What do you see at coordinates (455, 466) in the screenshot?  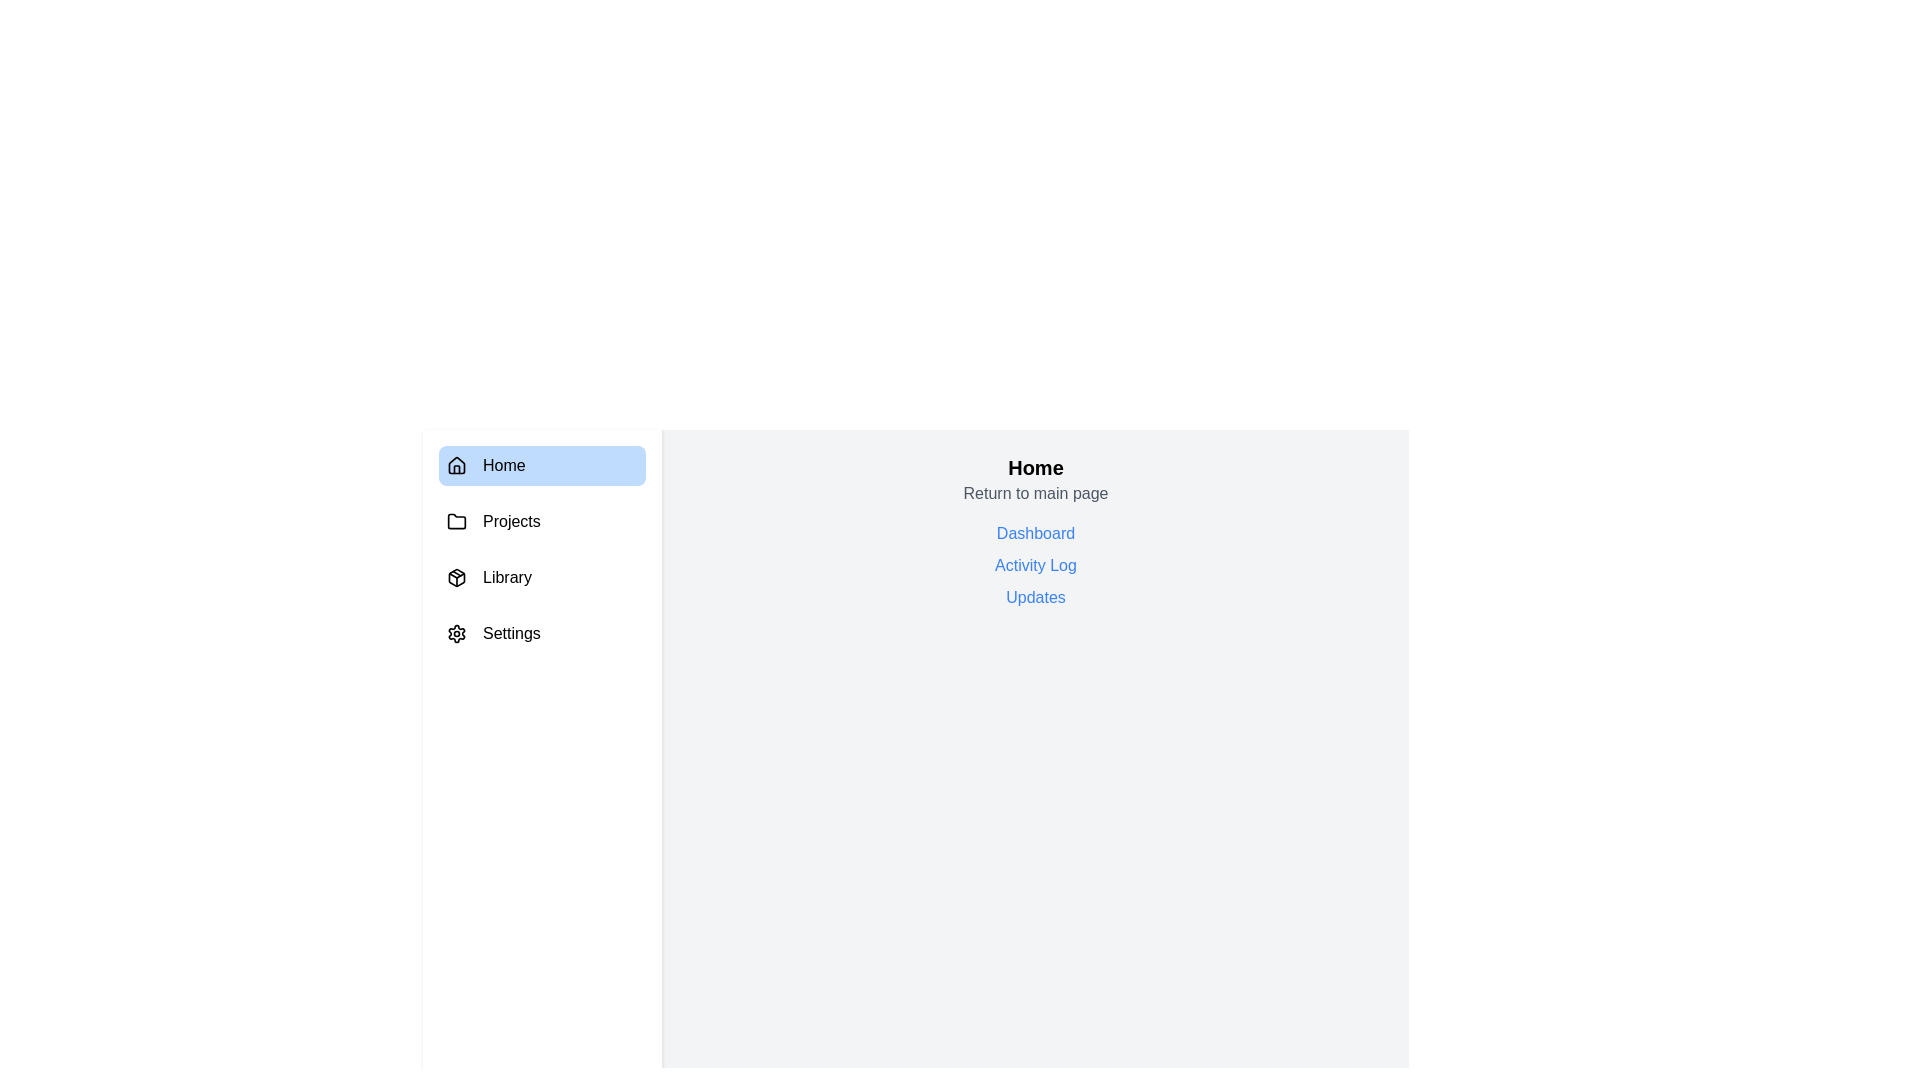 I see `the 'Home' menu item icon located at the top-left corner of the menu section, which is highlighted in blue and precedes the text label 'Home'` at bounding box center [455, 466].